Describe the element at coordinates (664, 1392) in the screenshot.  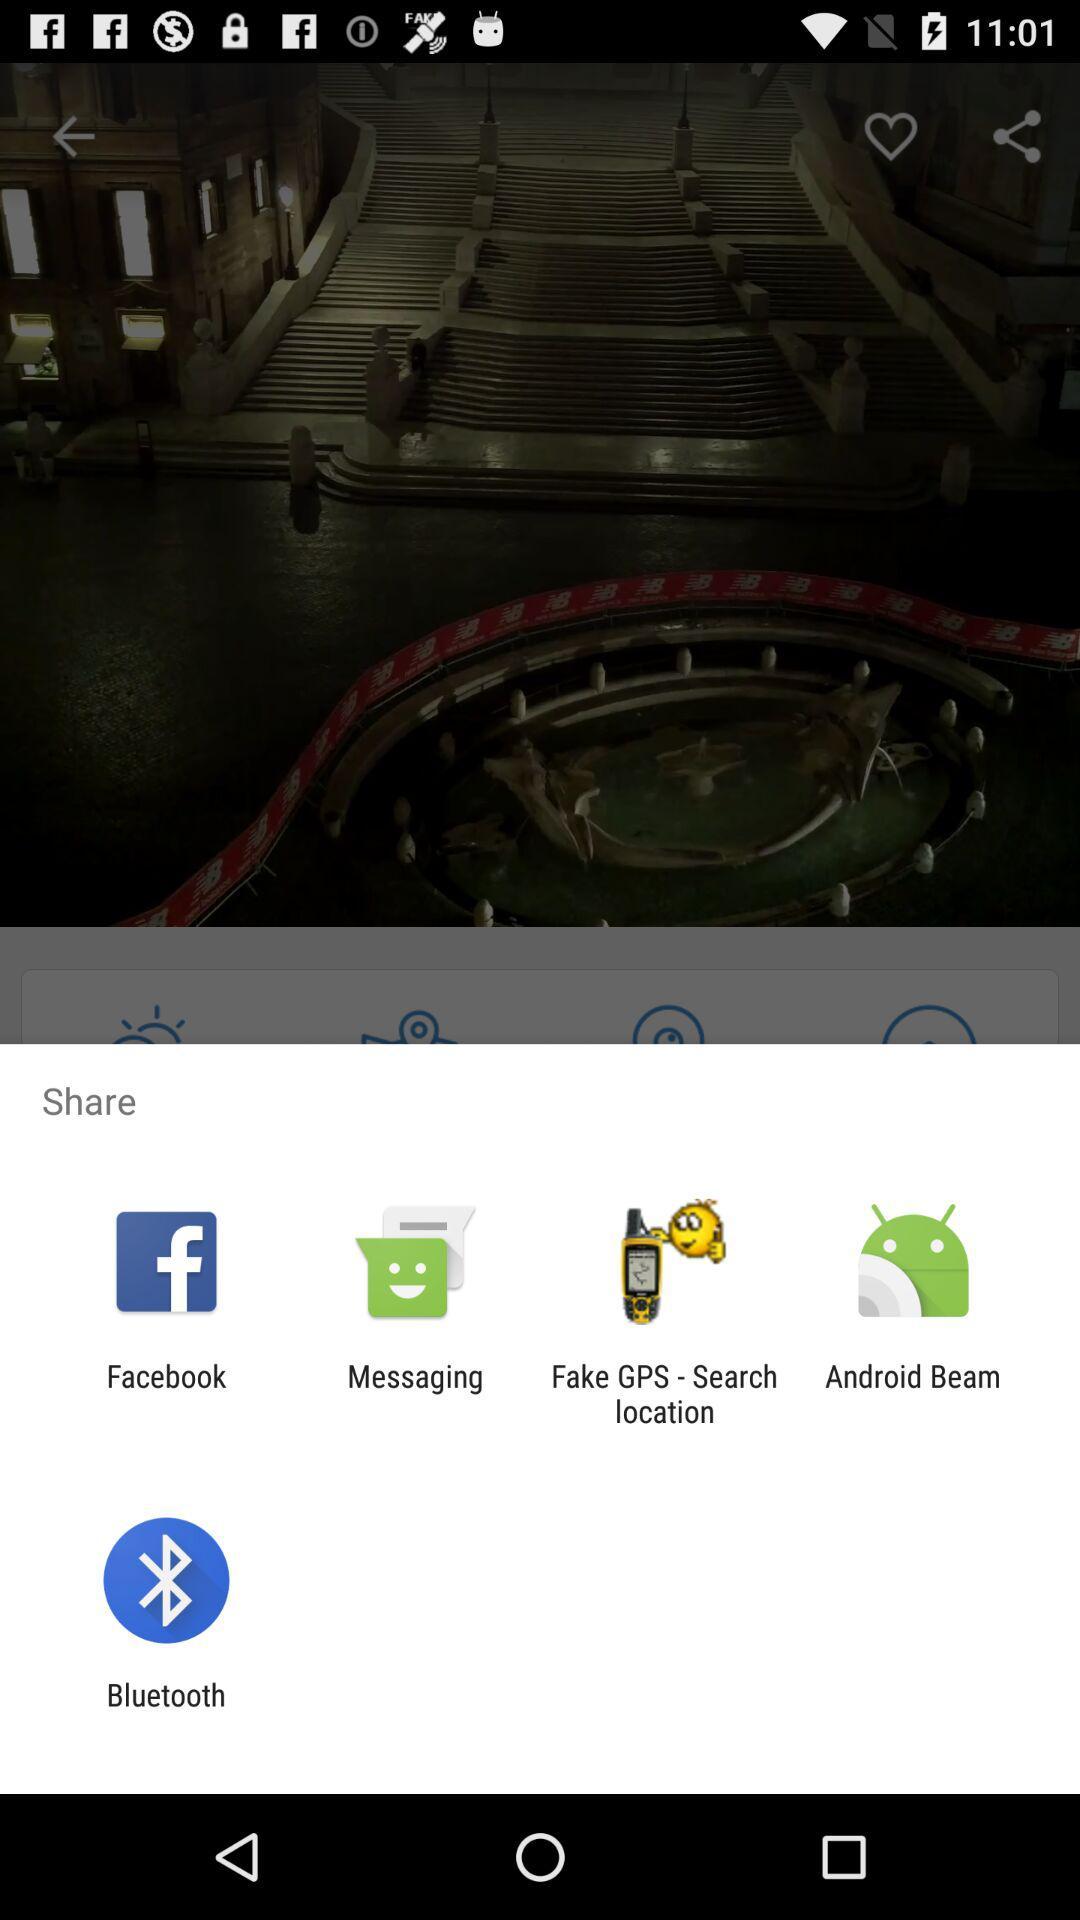
I see `item next to the android beam item` at that location.